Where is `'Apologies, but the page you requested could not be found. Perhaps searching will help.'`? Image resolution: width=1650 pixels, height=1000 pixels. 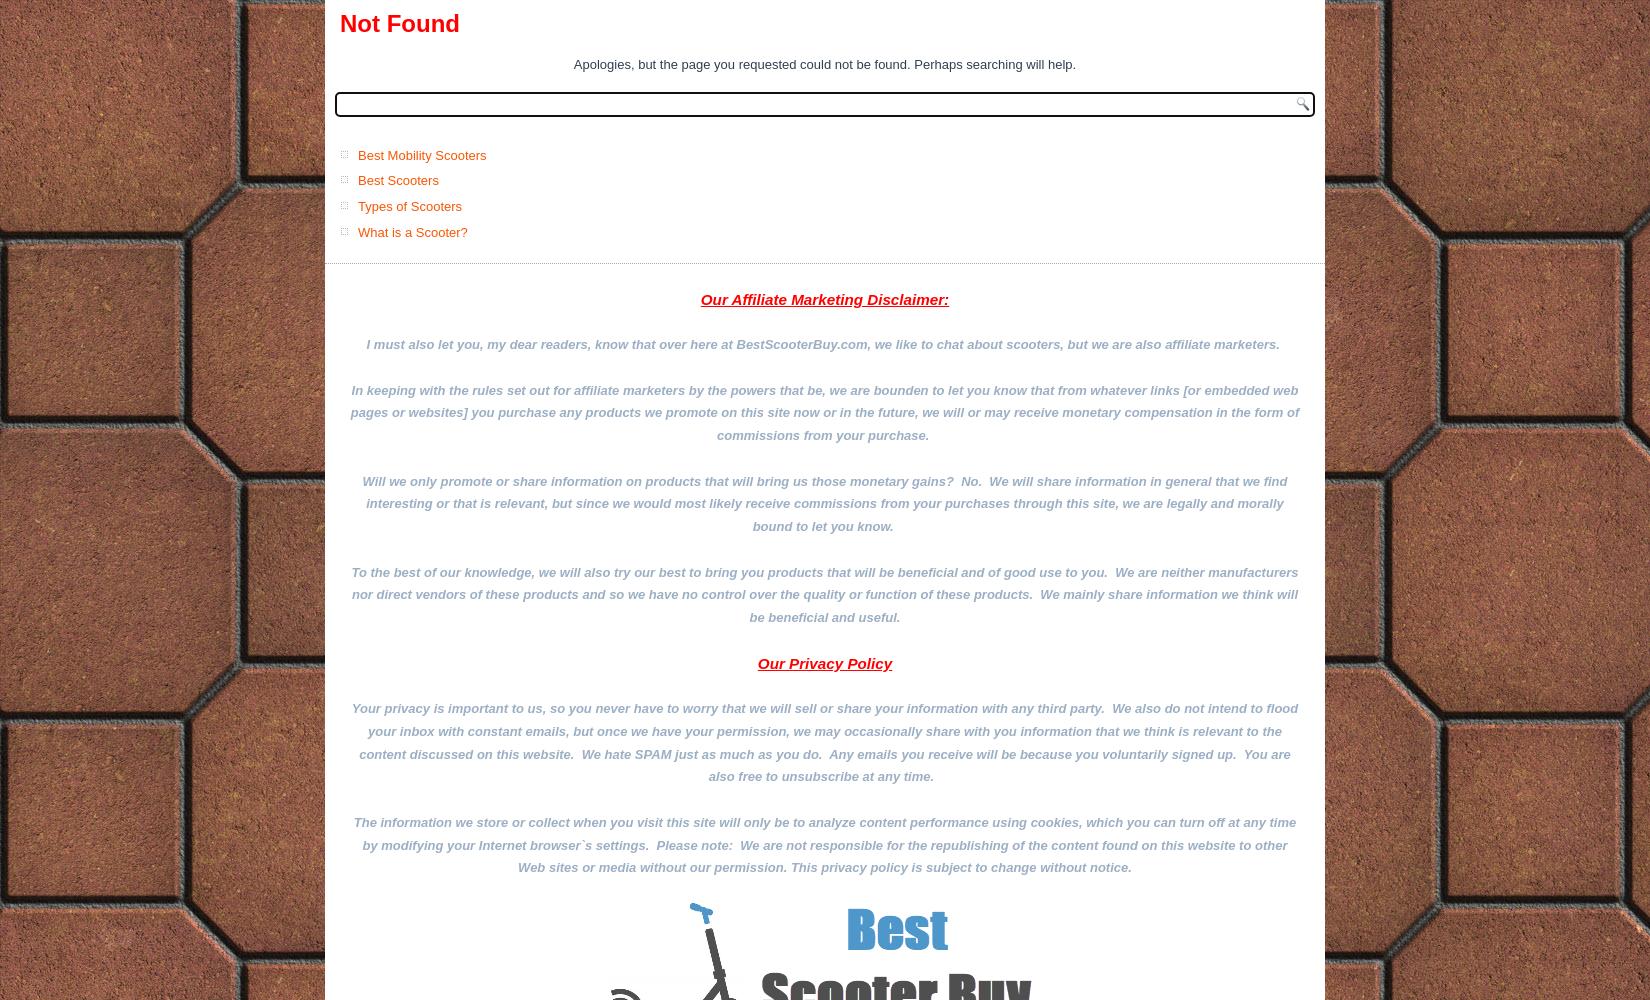
'Apologies, but the page you requested could not be found. Perhaps searching will help.' is located at coordinates (823, 62).